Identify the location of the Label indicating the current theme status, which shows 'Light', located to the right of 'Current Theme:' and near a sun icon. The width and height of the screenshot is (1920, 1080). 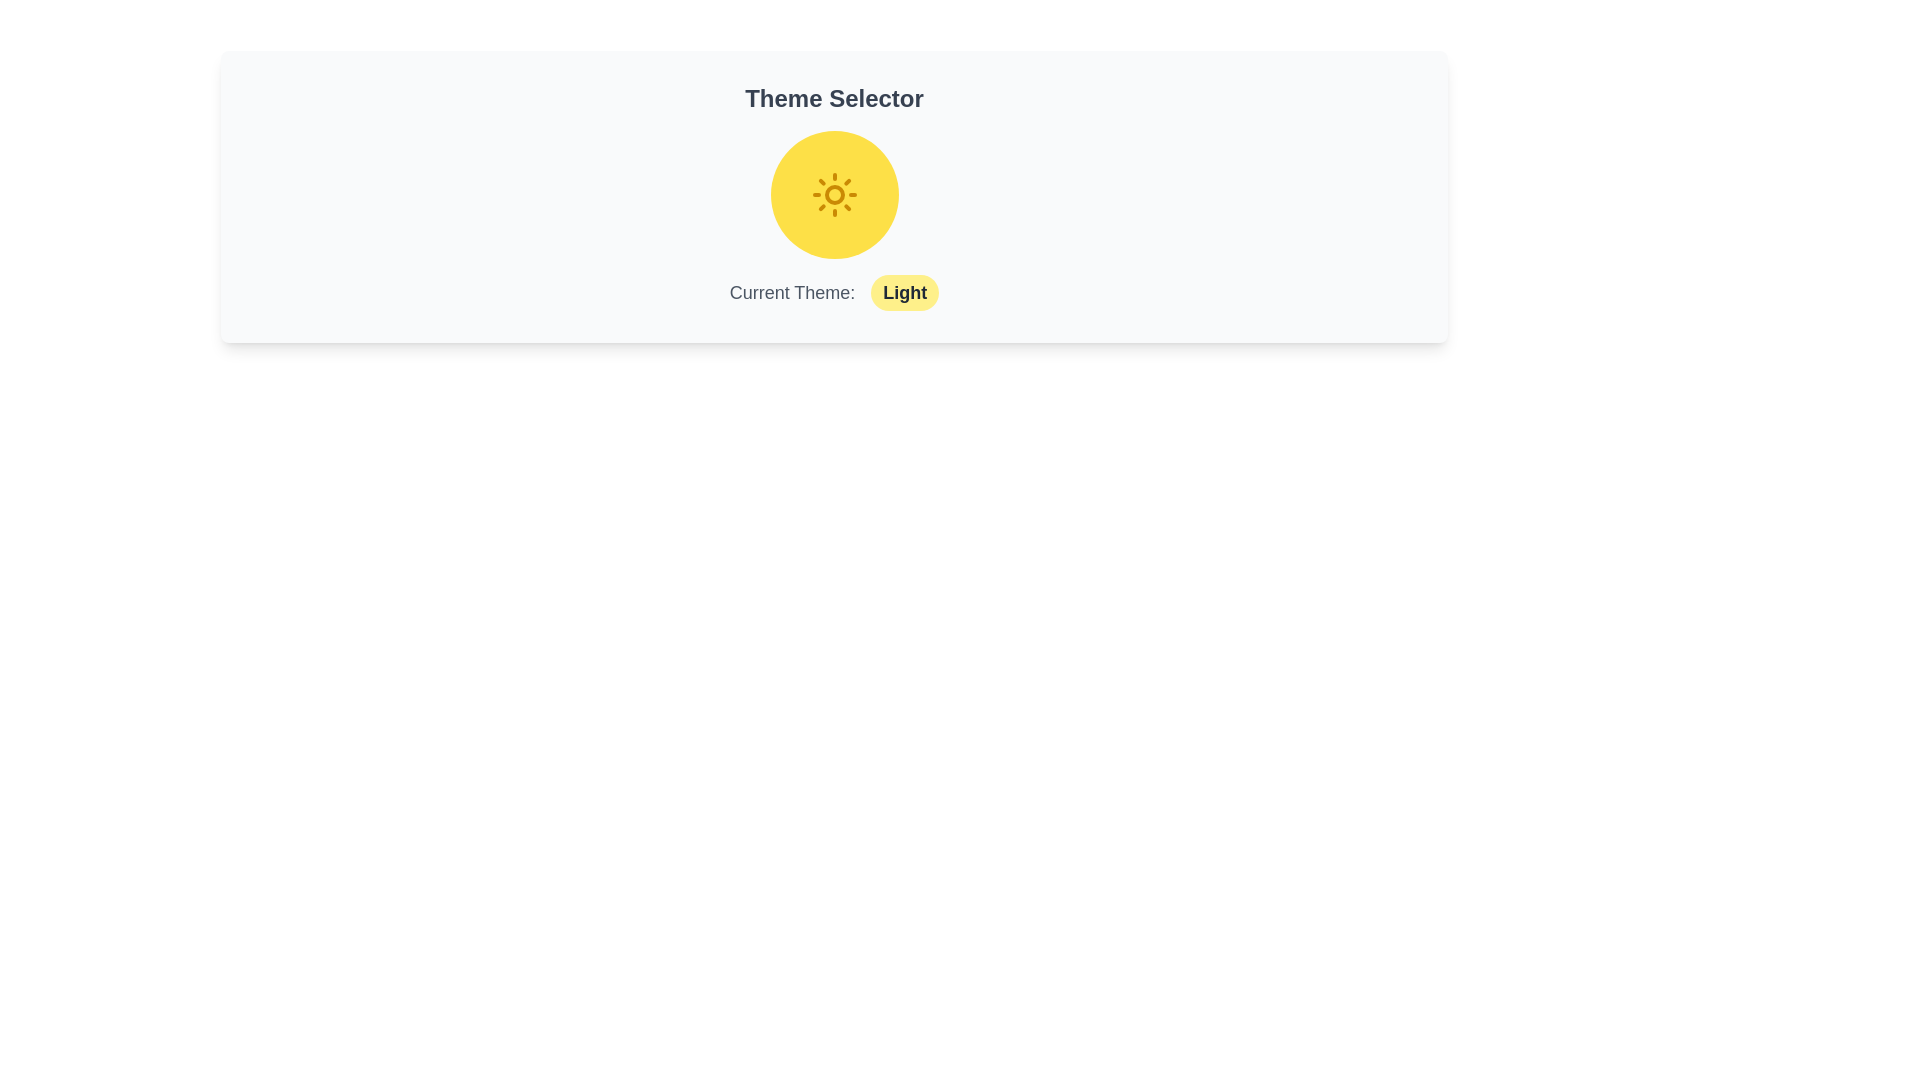
(904, 293).